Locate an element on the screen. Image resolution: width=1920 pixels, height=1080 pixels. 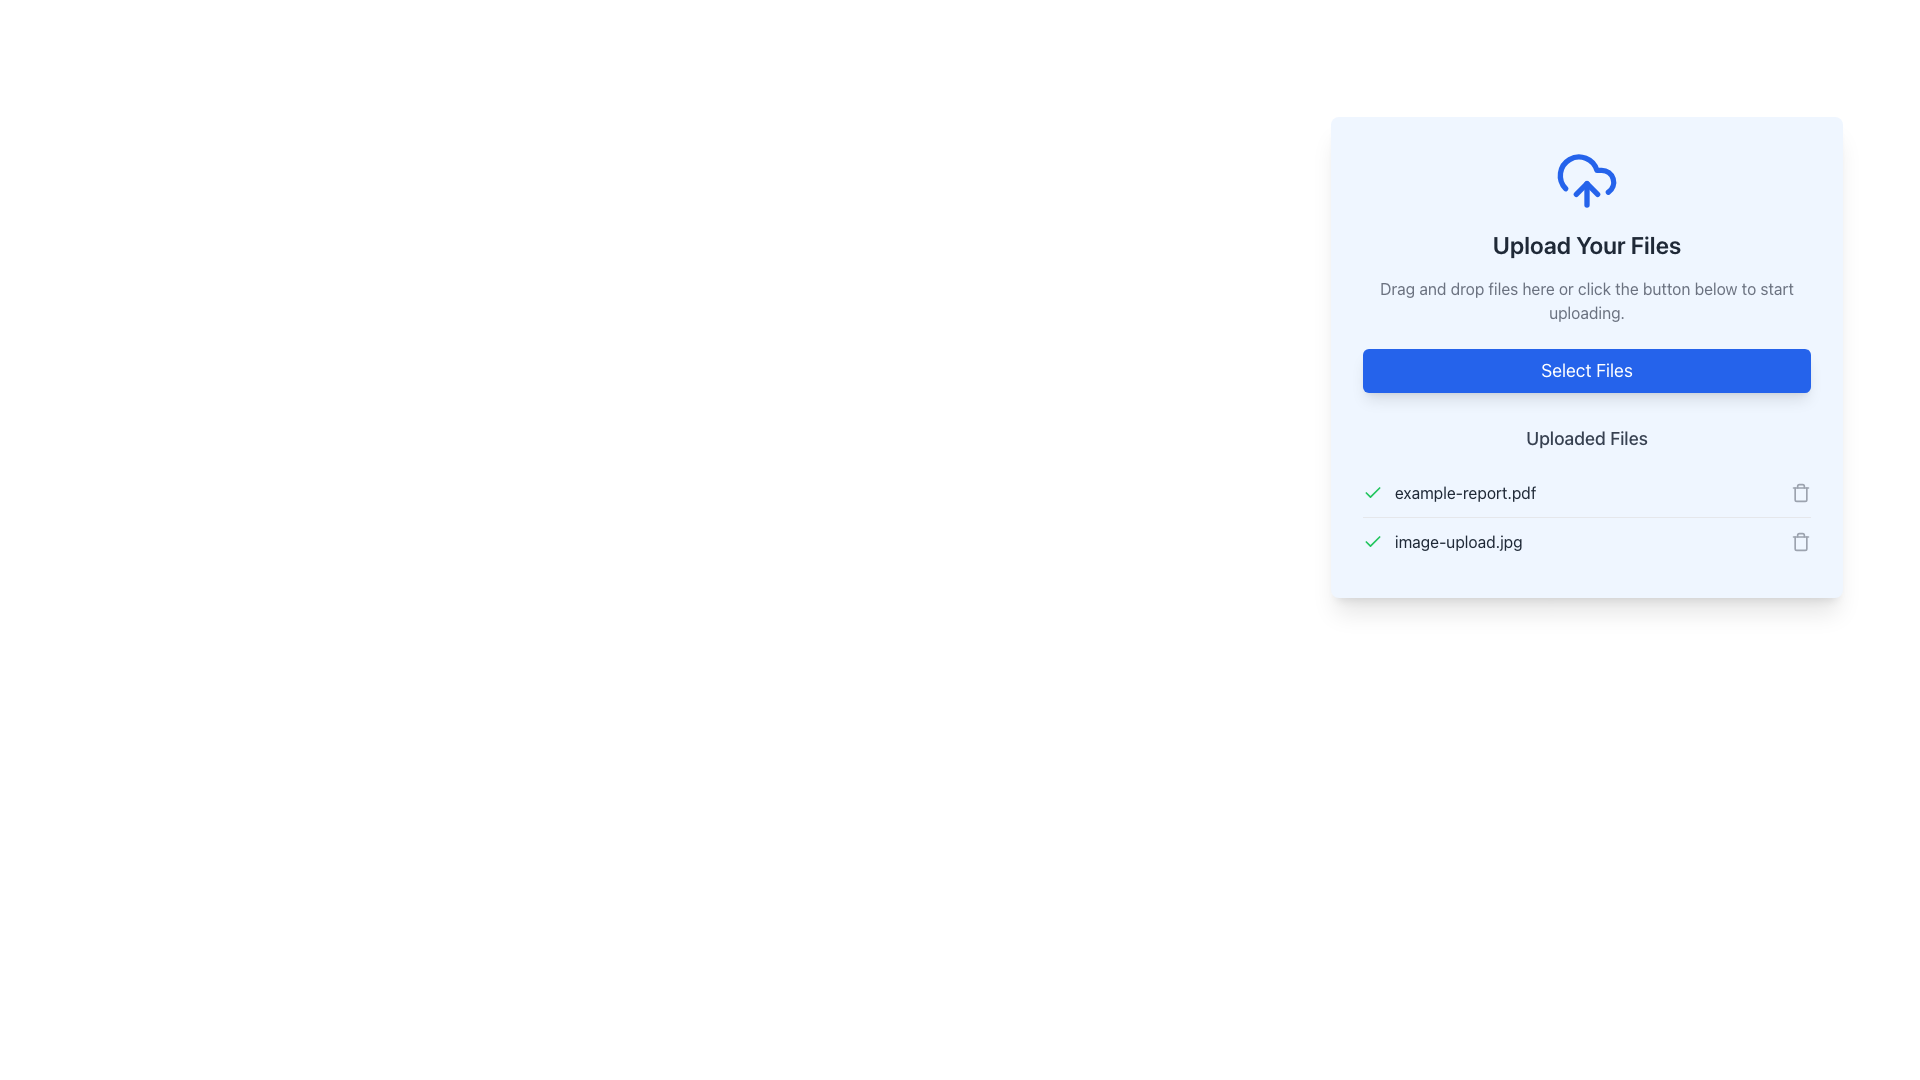
the text label displaying the name of the uploaded file, which is the first item in the list of uploaded files, located beside the green checkmark indicating upload success is located at coordinates (1449, 493).